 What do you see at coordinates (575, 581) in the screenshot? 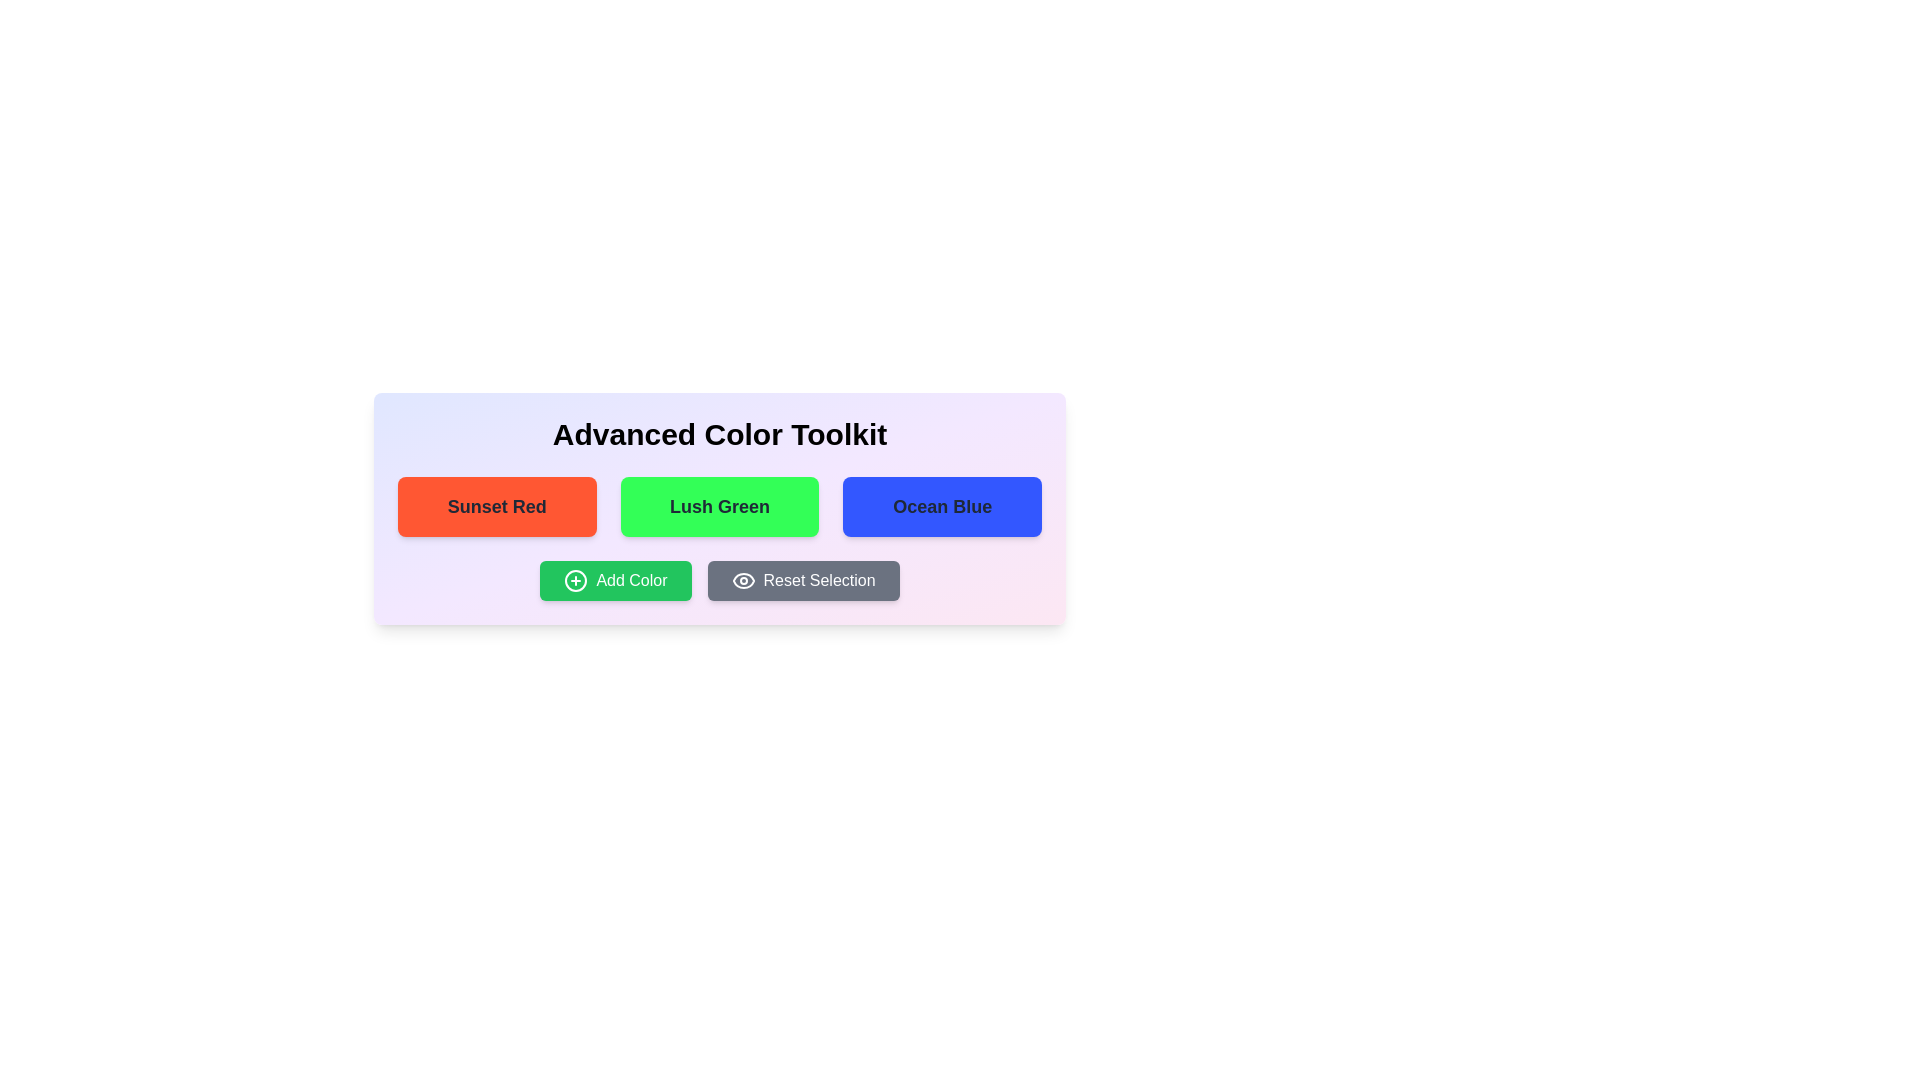
I see `the icon within the 'Add Color' button` at bounding box center [575, 581].